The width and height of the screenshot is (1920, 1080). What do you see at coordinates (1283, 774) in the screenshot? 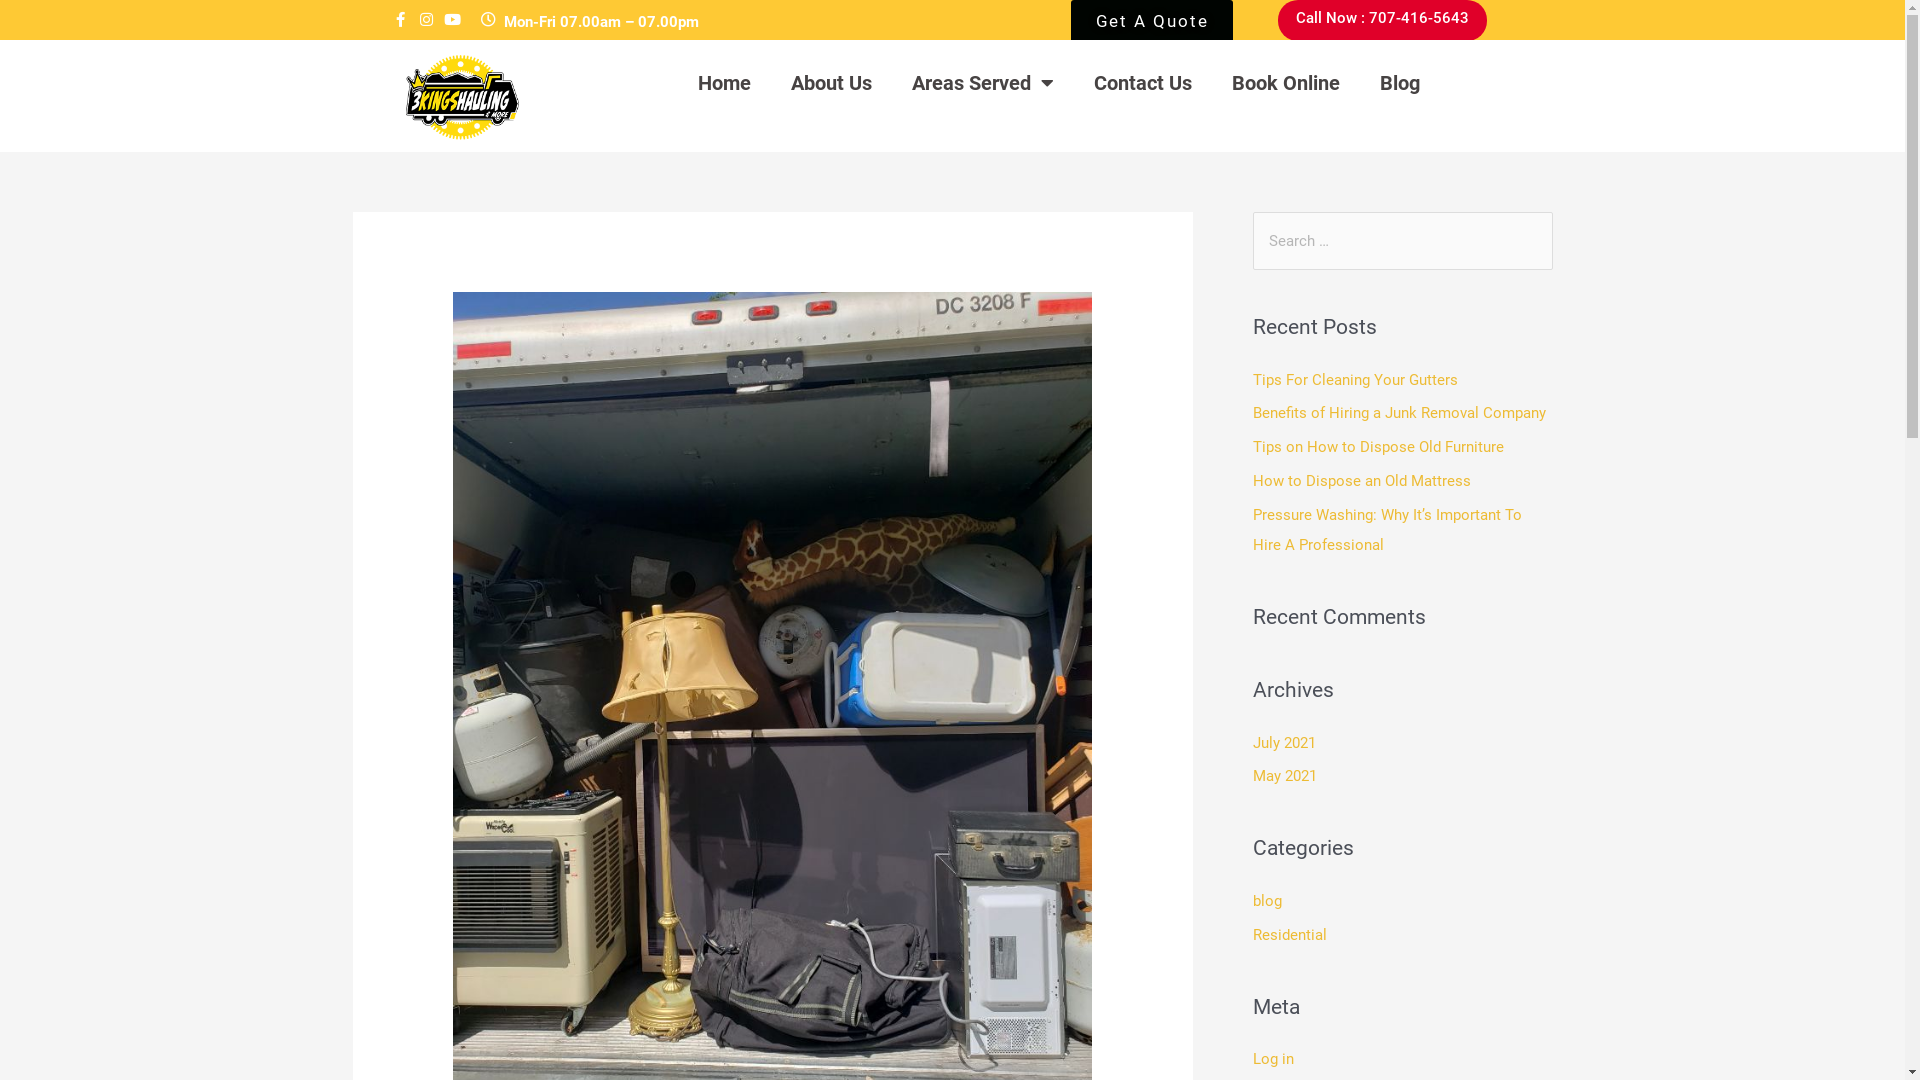
I see `'May 2021'` at bounding box center [1283, 774].